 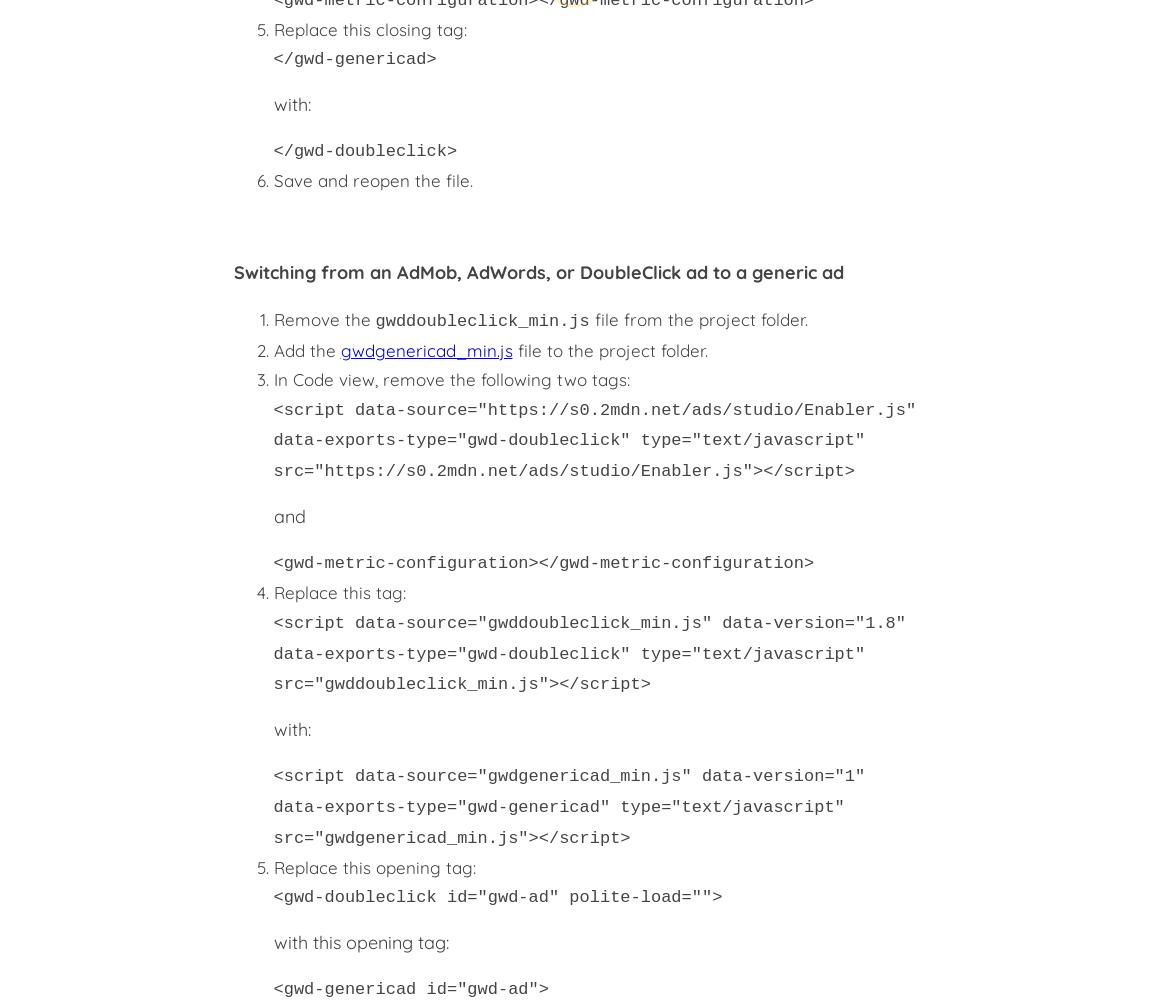 I want to click on 'Replace this opening tag:', so click(x=272, y=865).